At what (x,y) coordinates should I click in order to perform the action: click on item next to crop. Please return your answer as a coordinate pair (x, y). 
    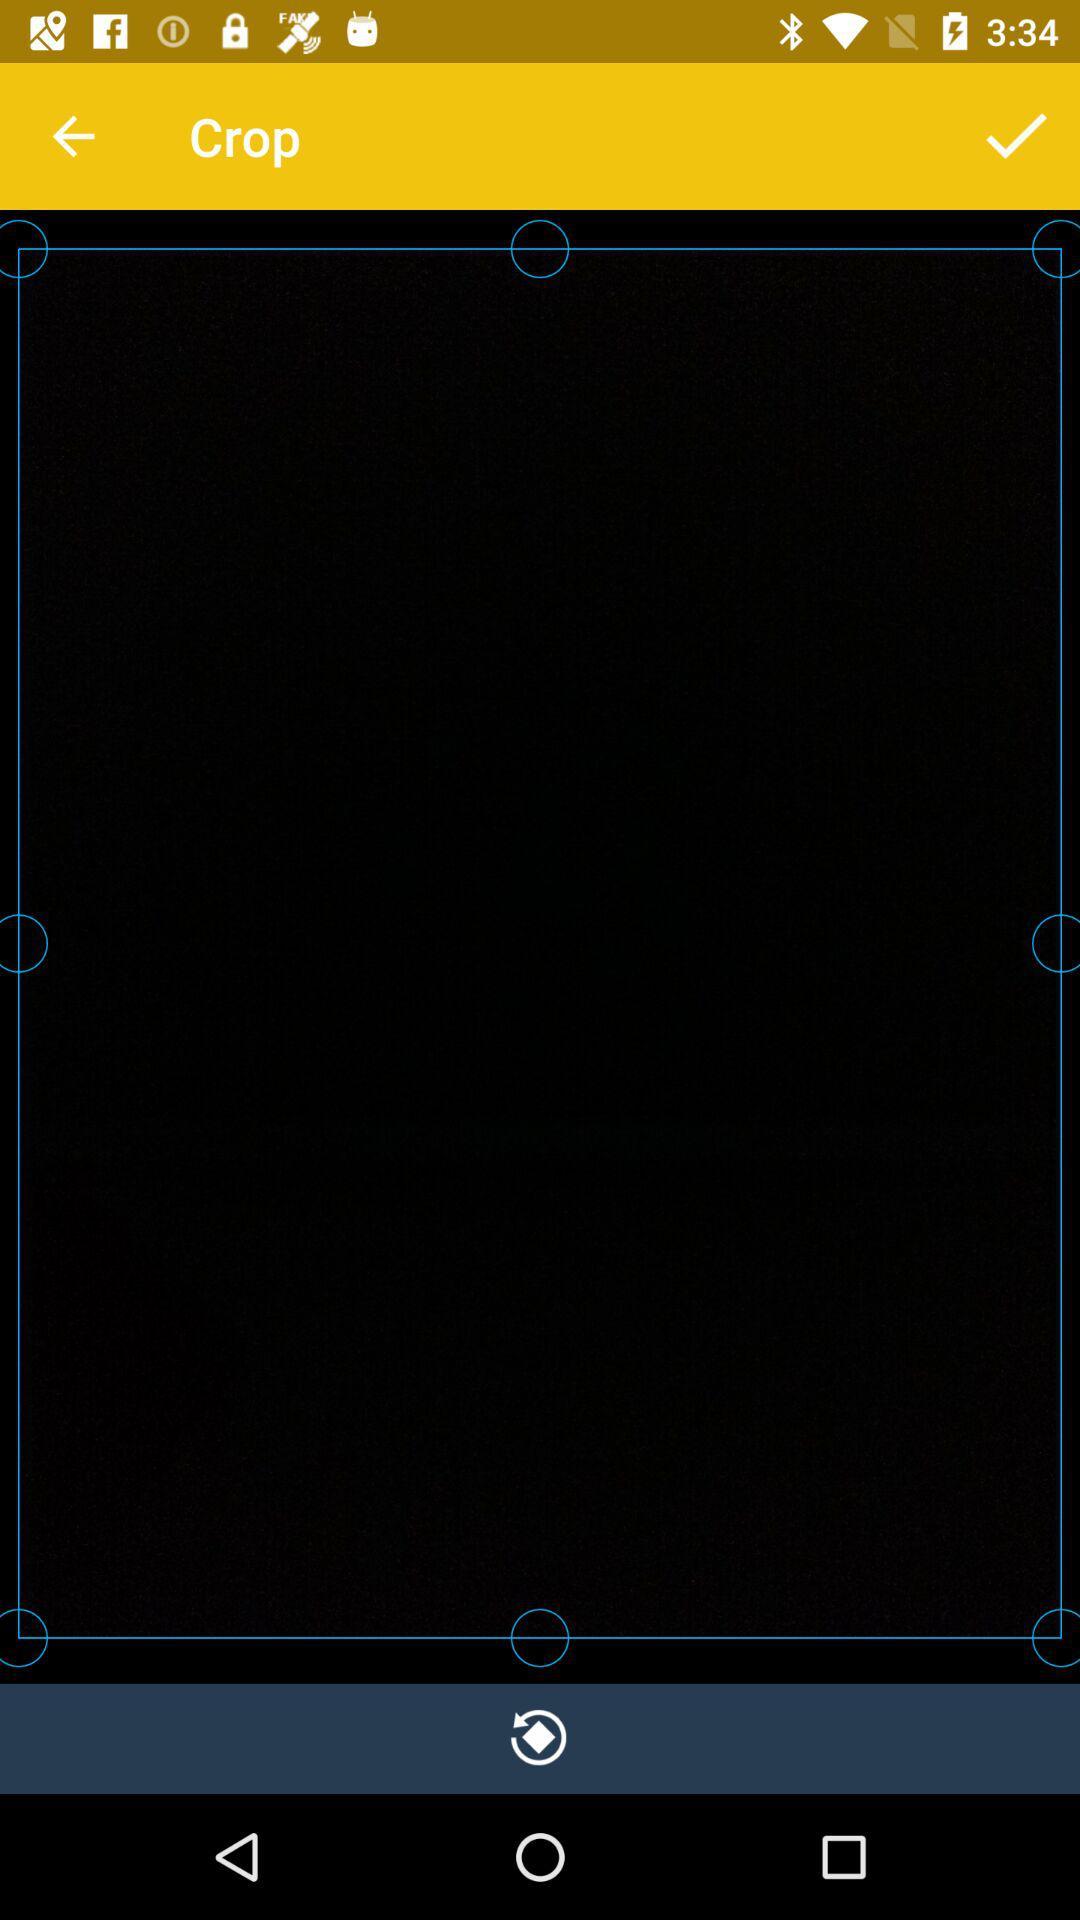
    Looking at the image, I should click on (72, 135).